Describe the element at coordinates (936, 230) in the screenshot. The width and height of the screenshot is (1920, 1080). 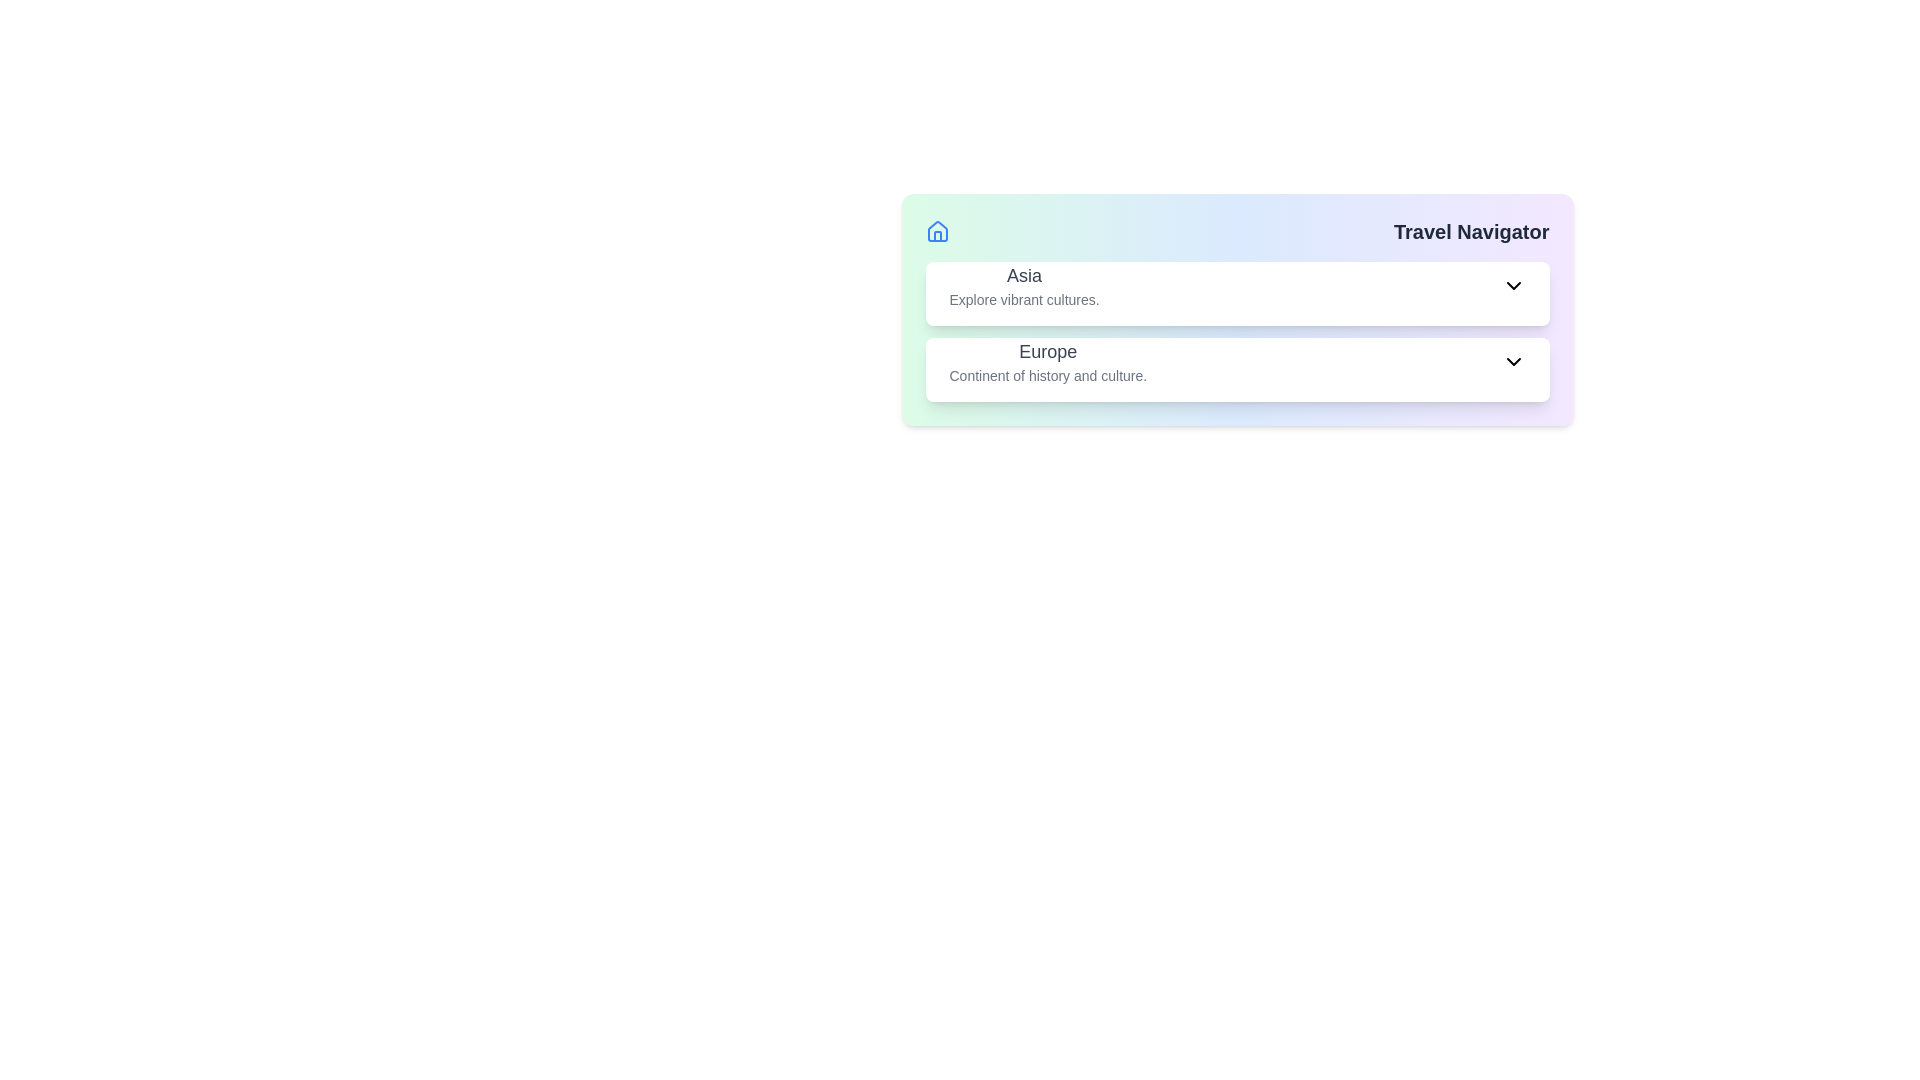
I see `the decorative icon located in the top left corner of the 'Travel Navigator' card, which serves as an indicator for the card's category or purpose` at that location.